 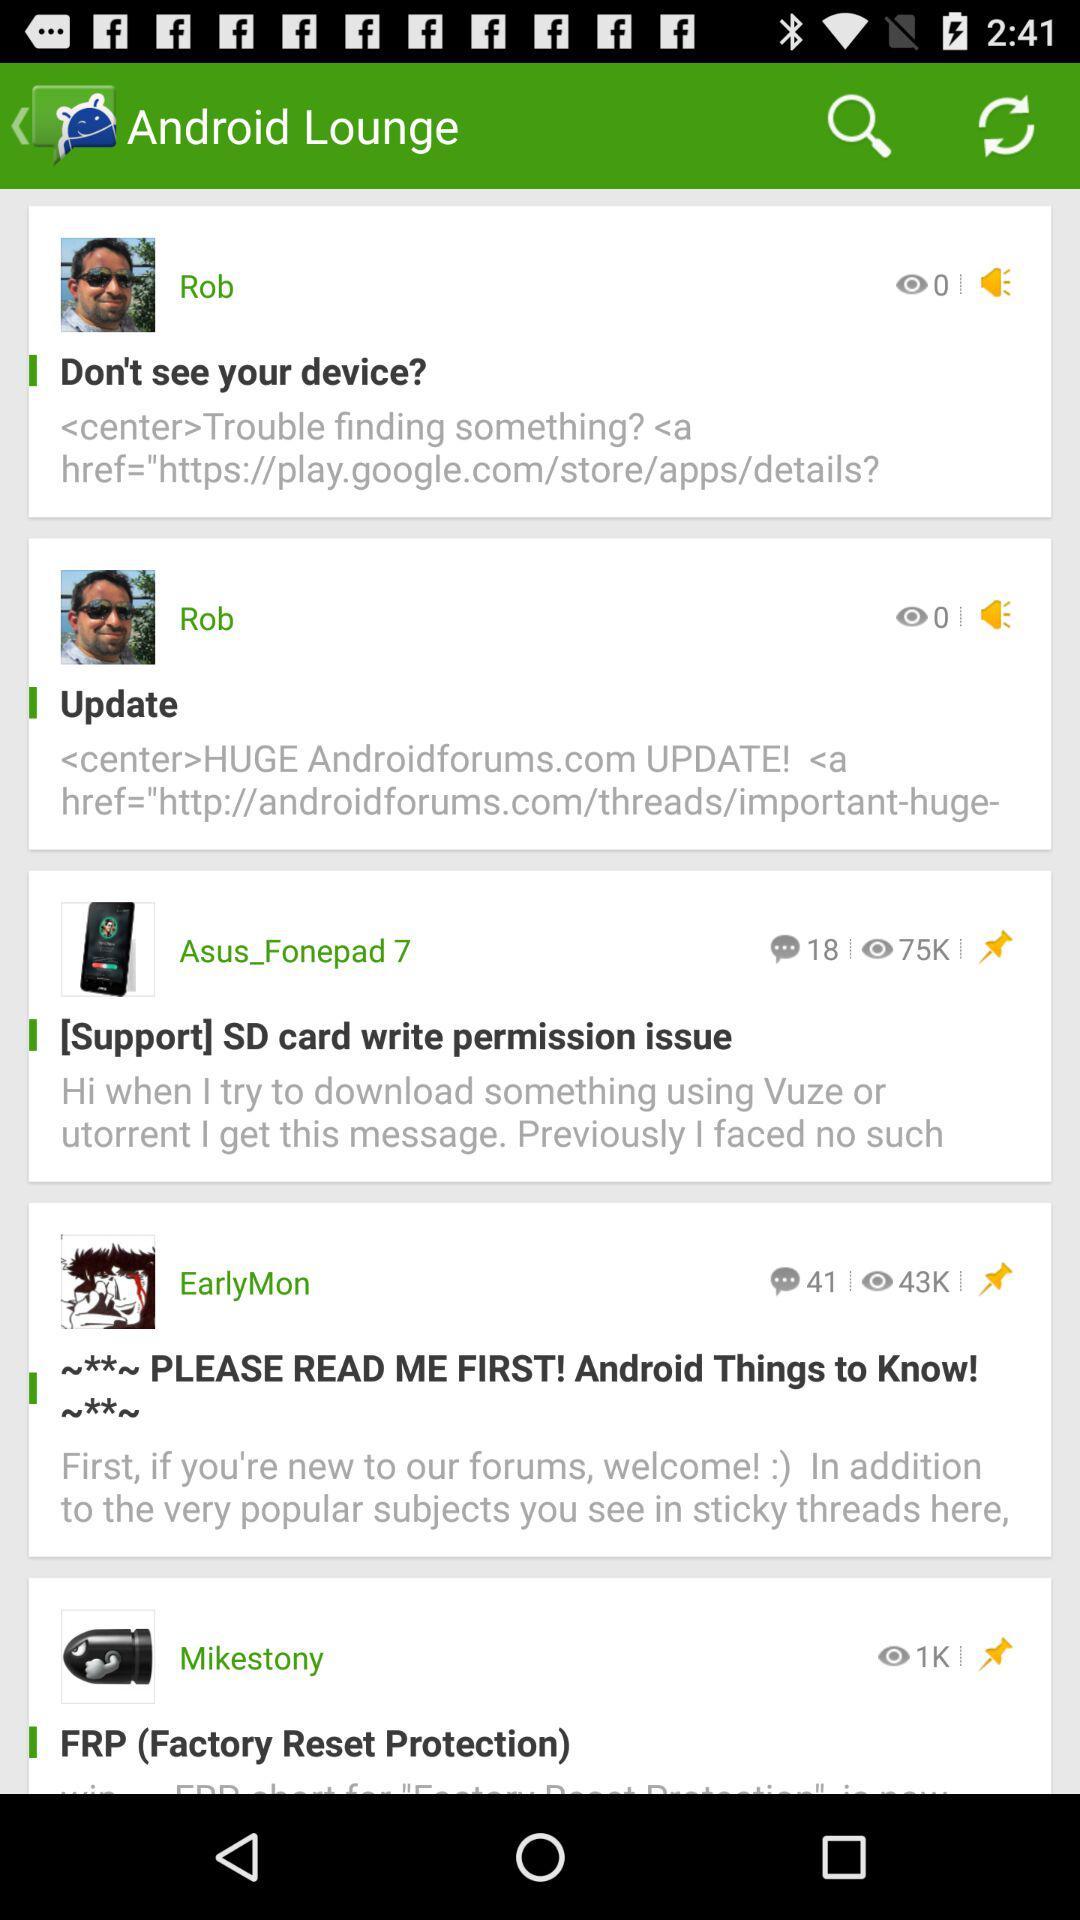 I want to click on icon below the don t see icon, so click(x=540, y=458).